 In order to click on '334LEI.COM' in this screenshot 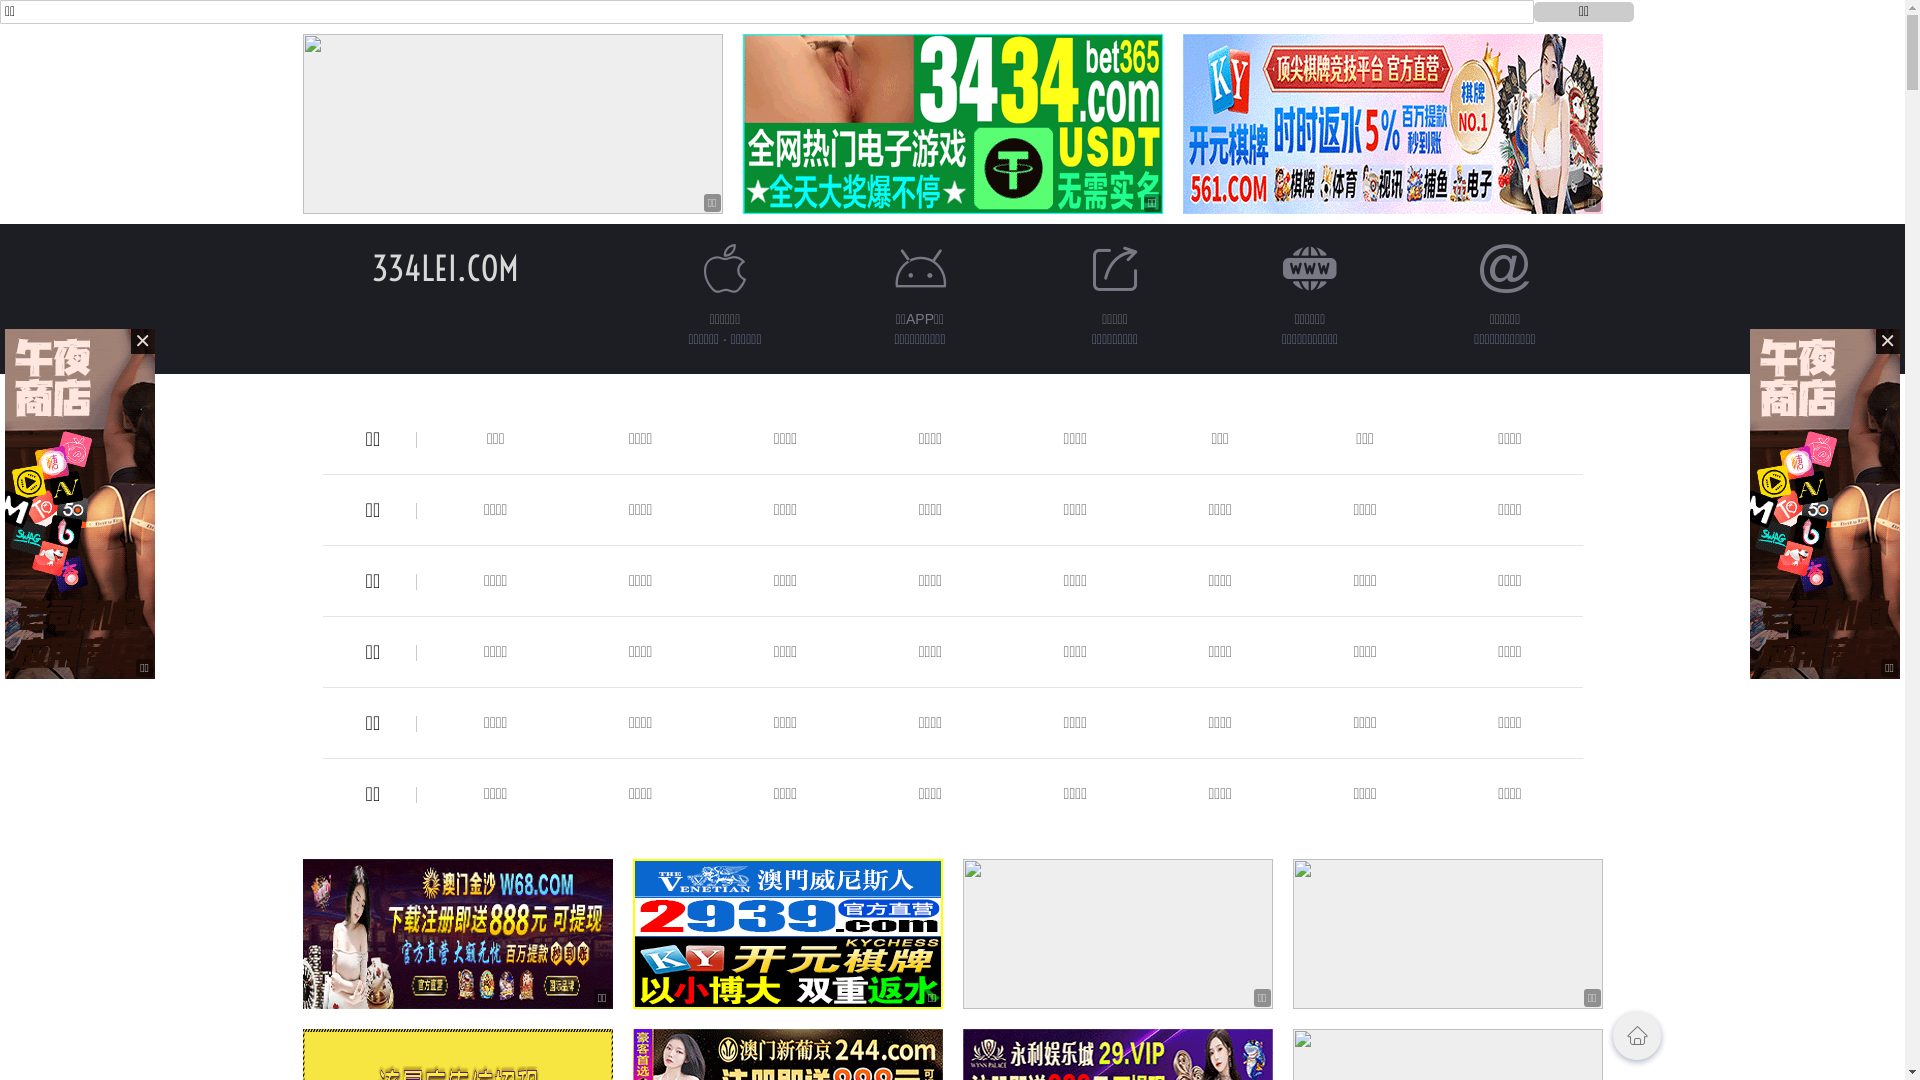, I will do `click(444, 267)`.